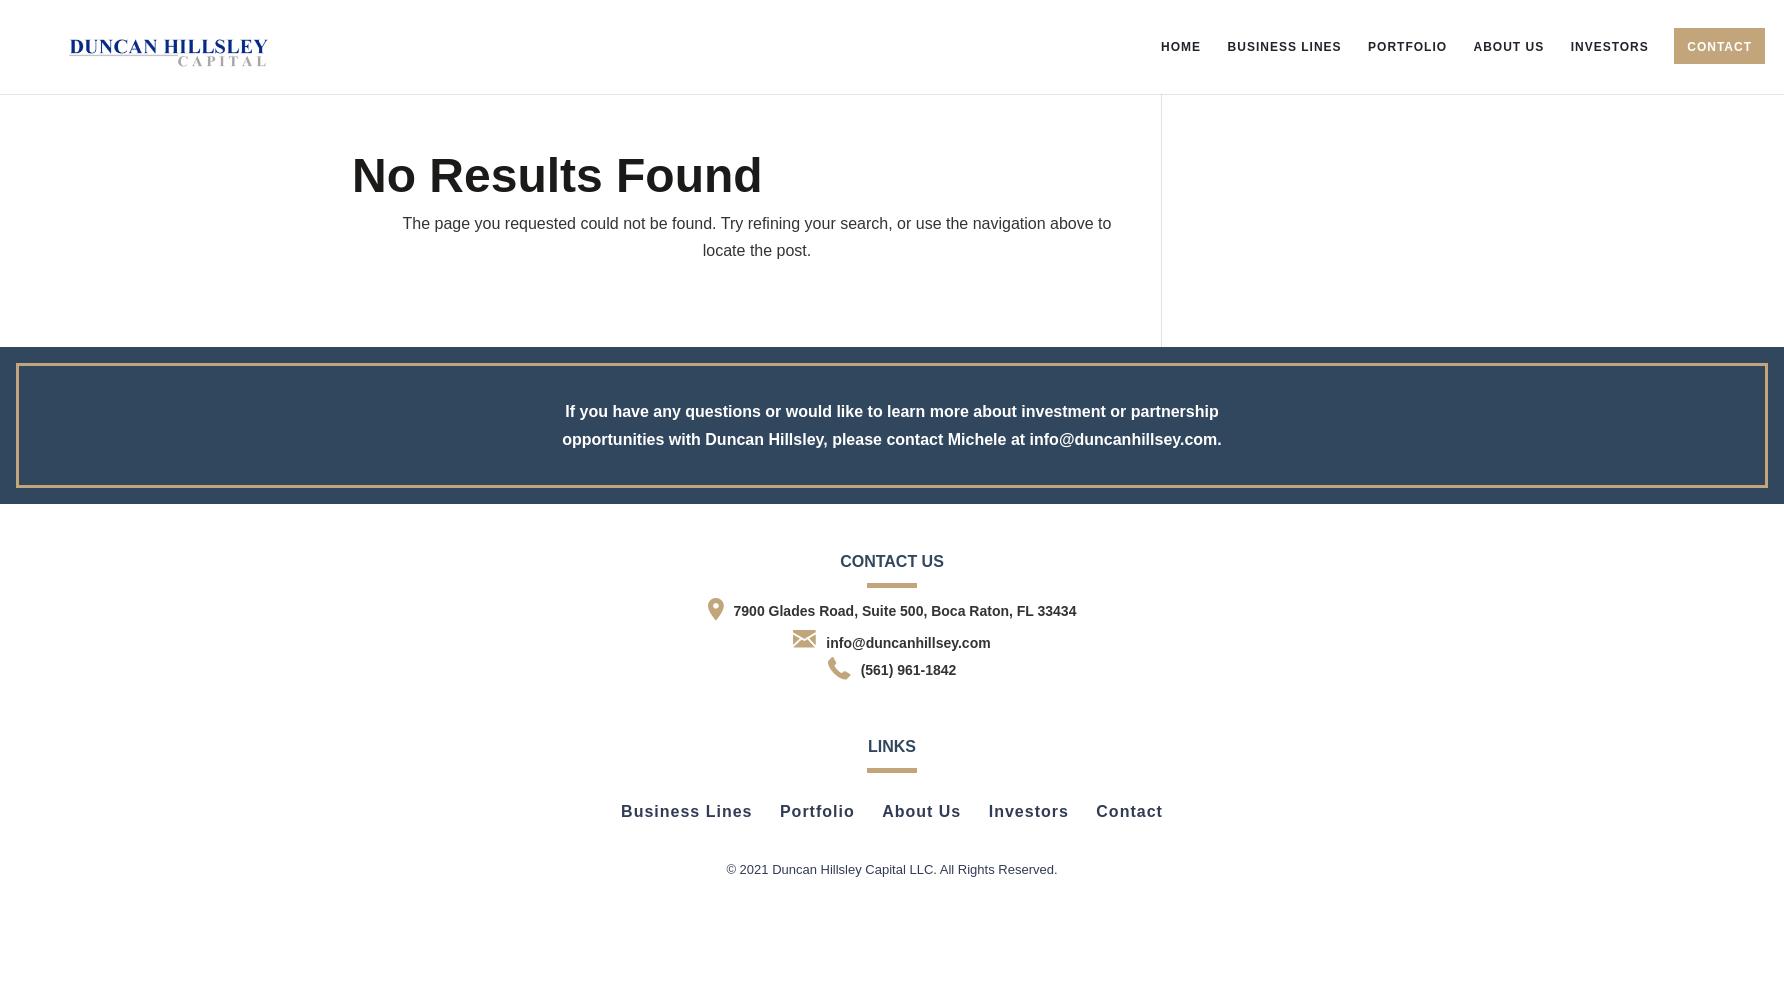 Image resolution: width=1784 pixels, height=1000 pixels. Describe the element at coordinates (1124, 438) in the screenshot. I see `'info@duncanhillsey.com.'` at that location.